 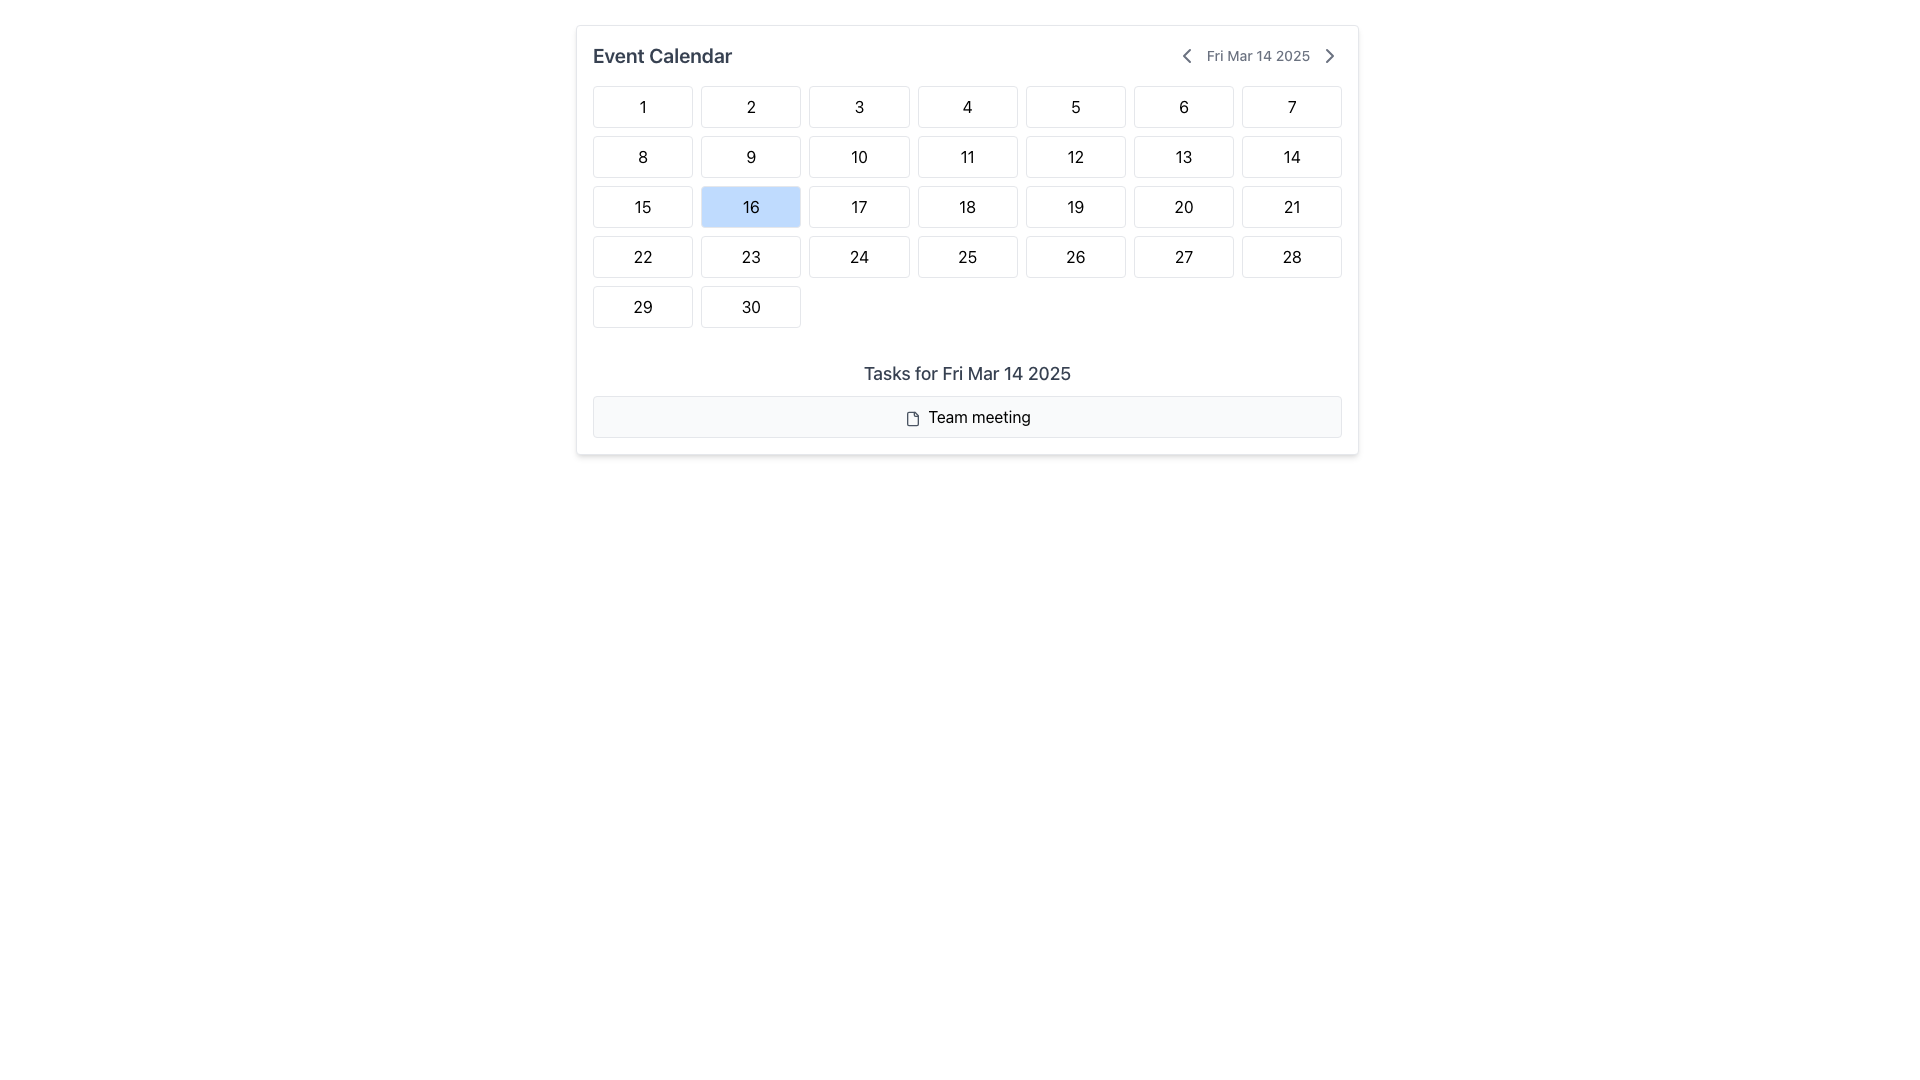 What do you see at coordinates (911, 417) in the screenshot?
I see `the document-like icon located near the bottom of the calendar event details section, to the left of the label 'Team meeting'` at bounding box center [911, 417].